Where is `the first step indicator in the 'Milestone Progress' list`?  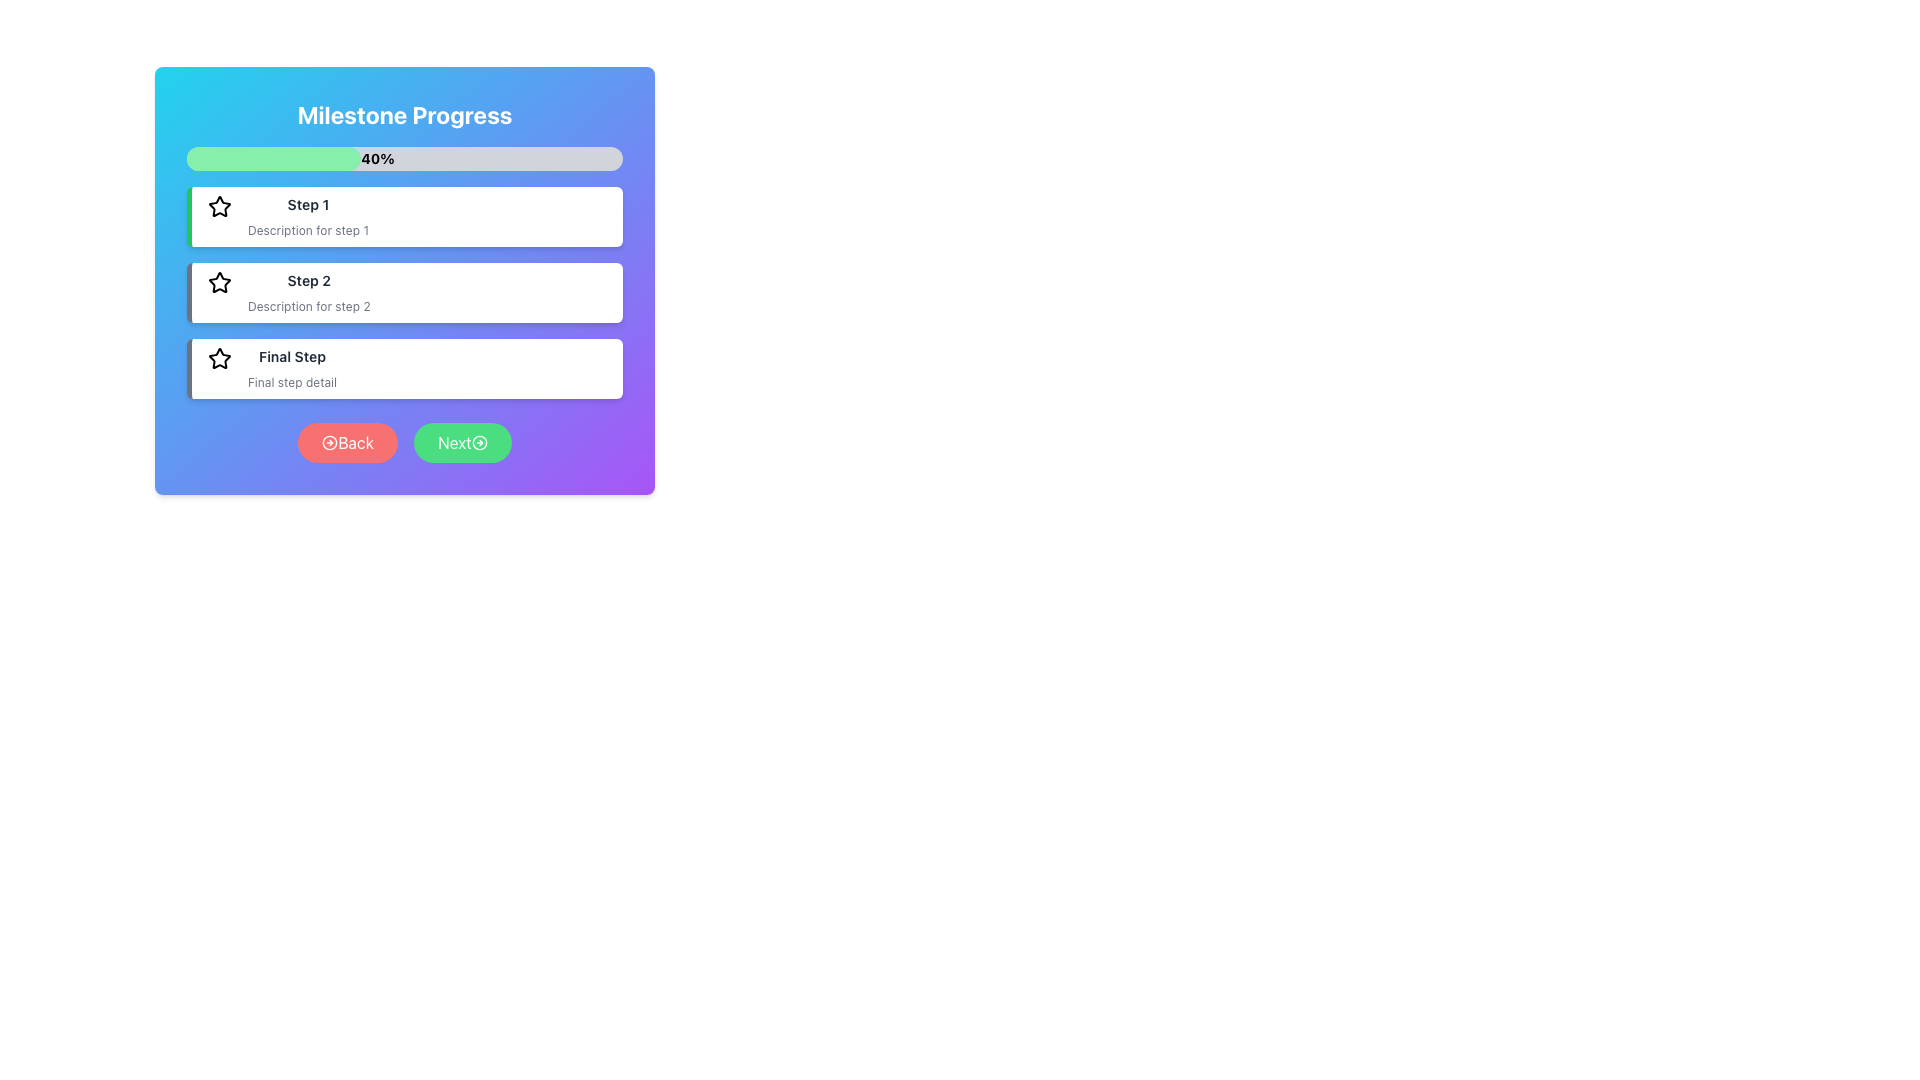
the first step indicator in the 'Milestone Progress' list is located at coordinates (403, 216).